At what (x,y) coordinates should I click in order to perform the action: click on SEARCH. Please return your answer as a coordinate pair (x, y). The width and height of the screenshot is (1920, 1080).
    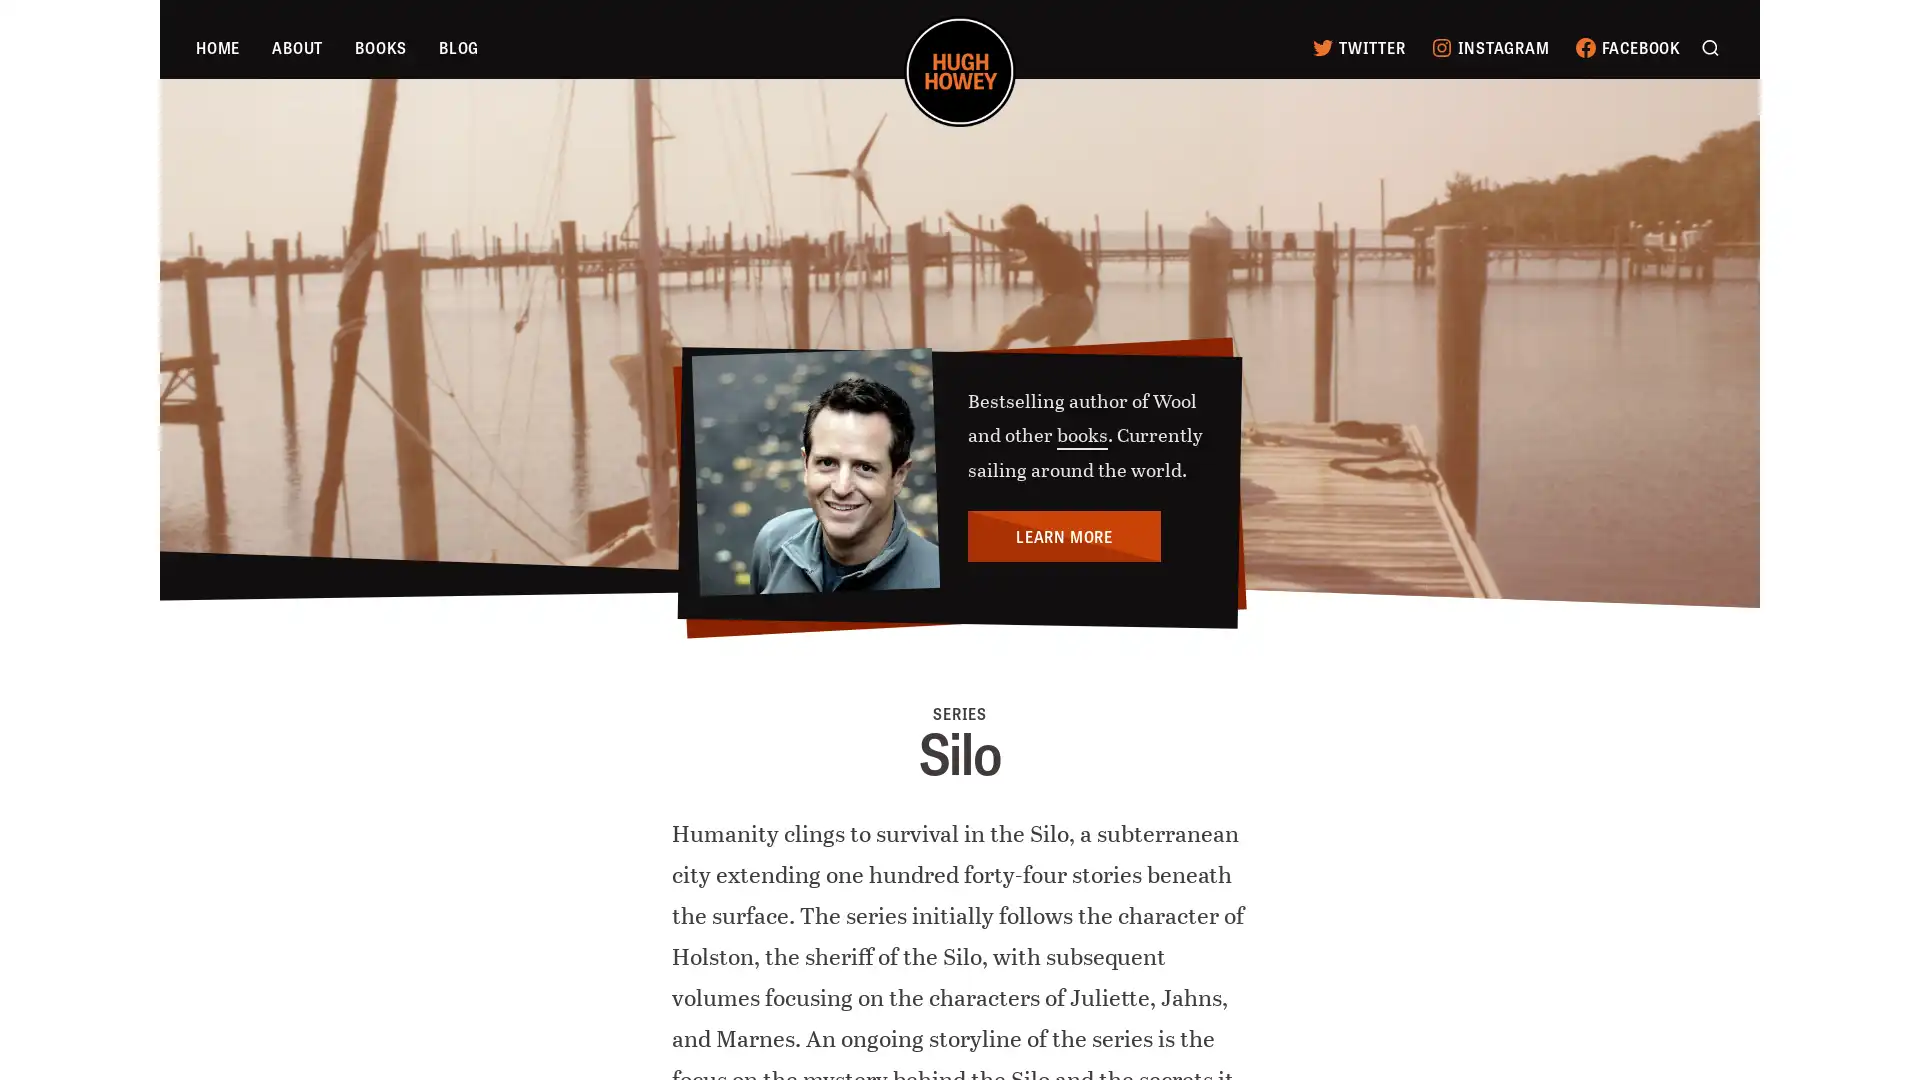
    Looking at the image, I should click on (1706, 45).